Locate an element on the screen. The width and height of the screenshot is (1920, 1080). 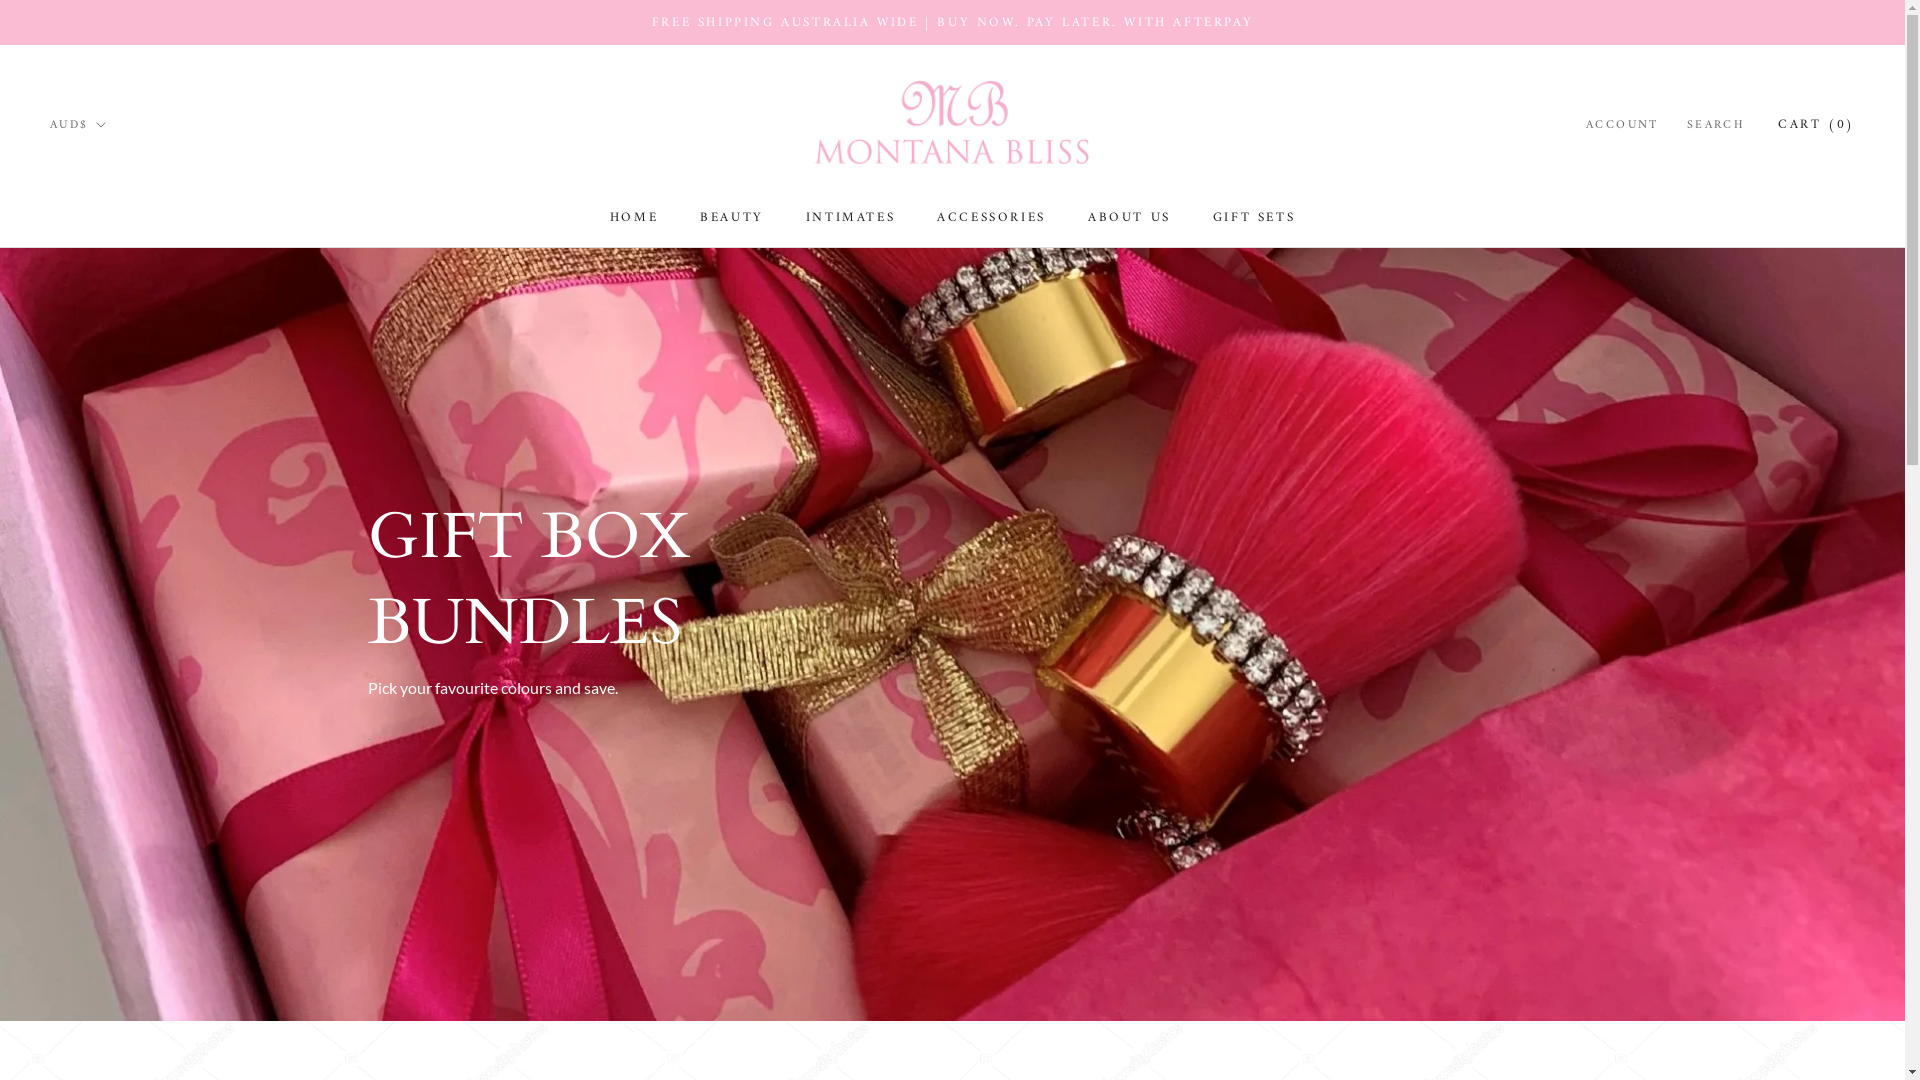
'GIFT SETS is located at coordinates (1252, 217).